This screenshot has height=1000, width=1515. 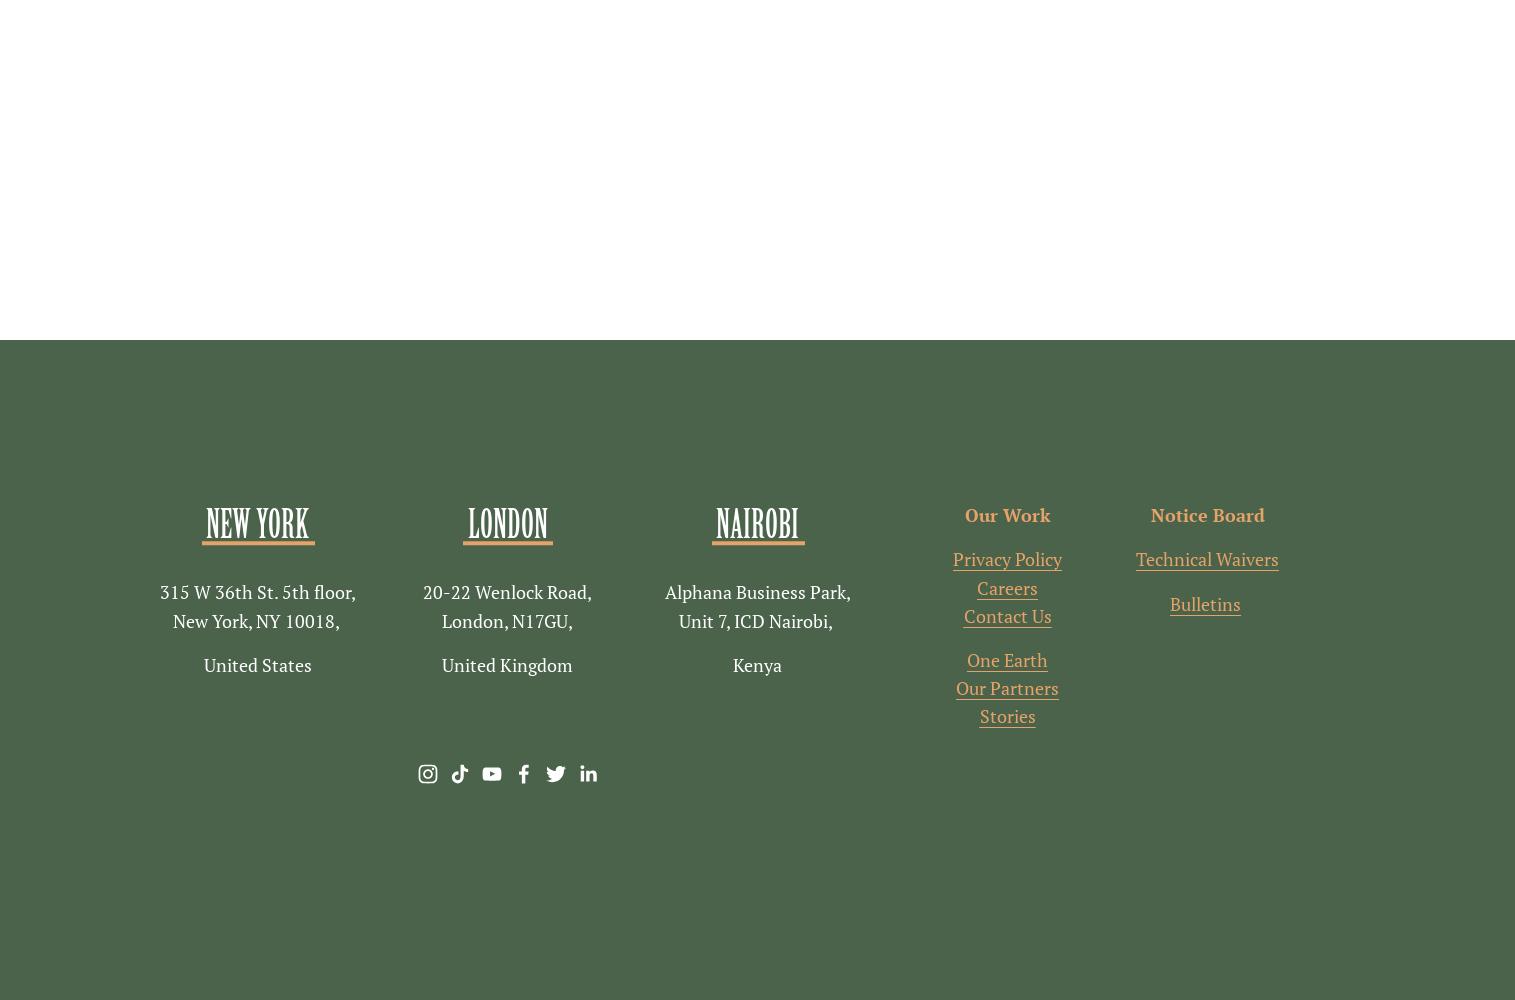 What do you see at coordinates (257, 524) in the screenshot?
I see `'New York'` at bounding box center [257, 524].